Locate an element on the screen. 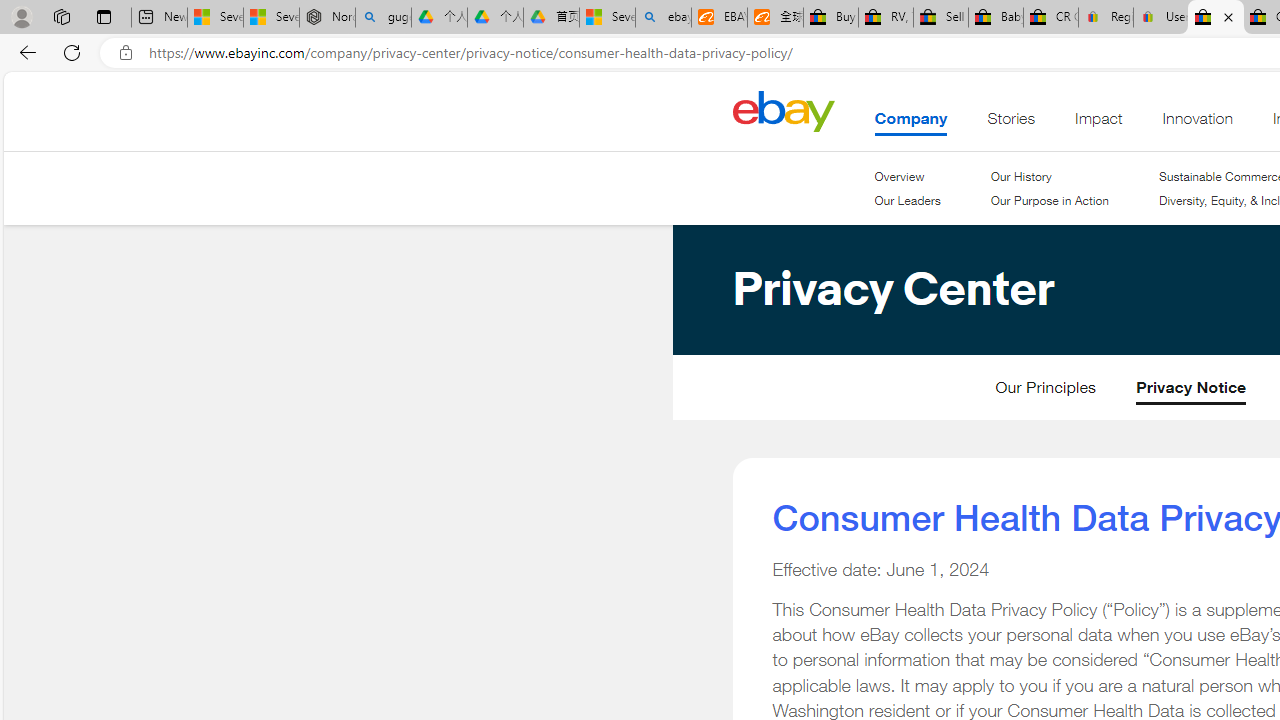  'Company' is located at coordinates (910, 123).